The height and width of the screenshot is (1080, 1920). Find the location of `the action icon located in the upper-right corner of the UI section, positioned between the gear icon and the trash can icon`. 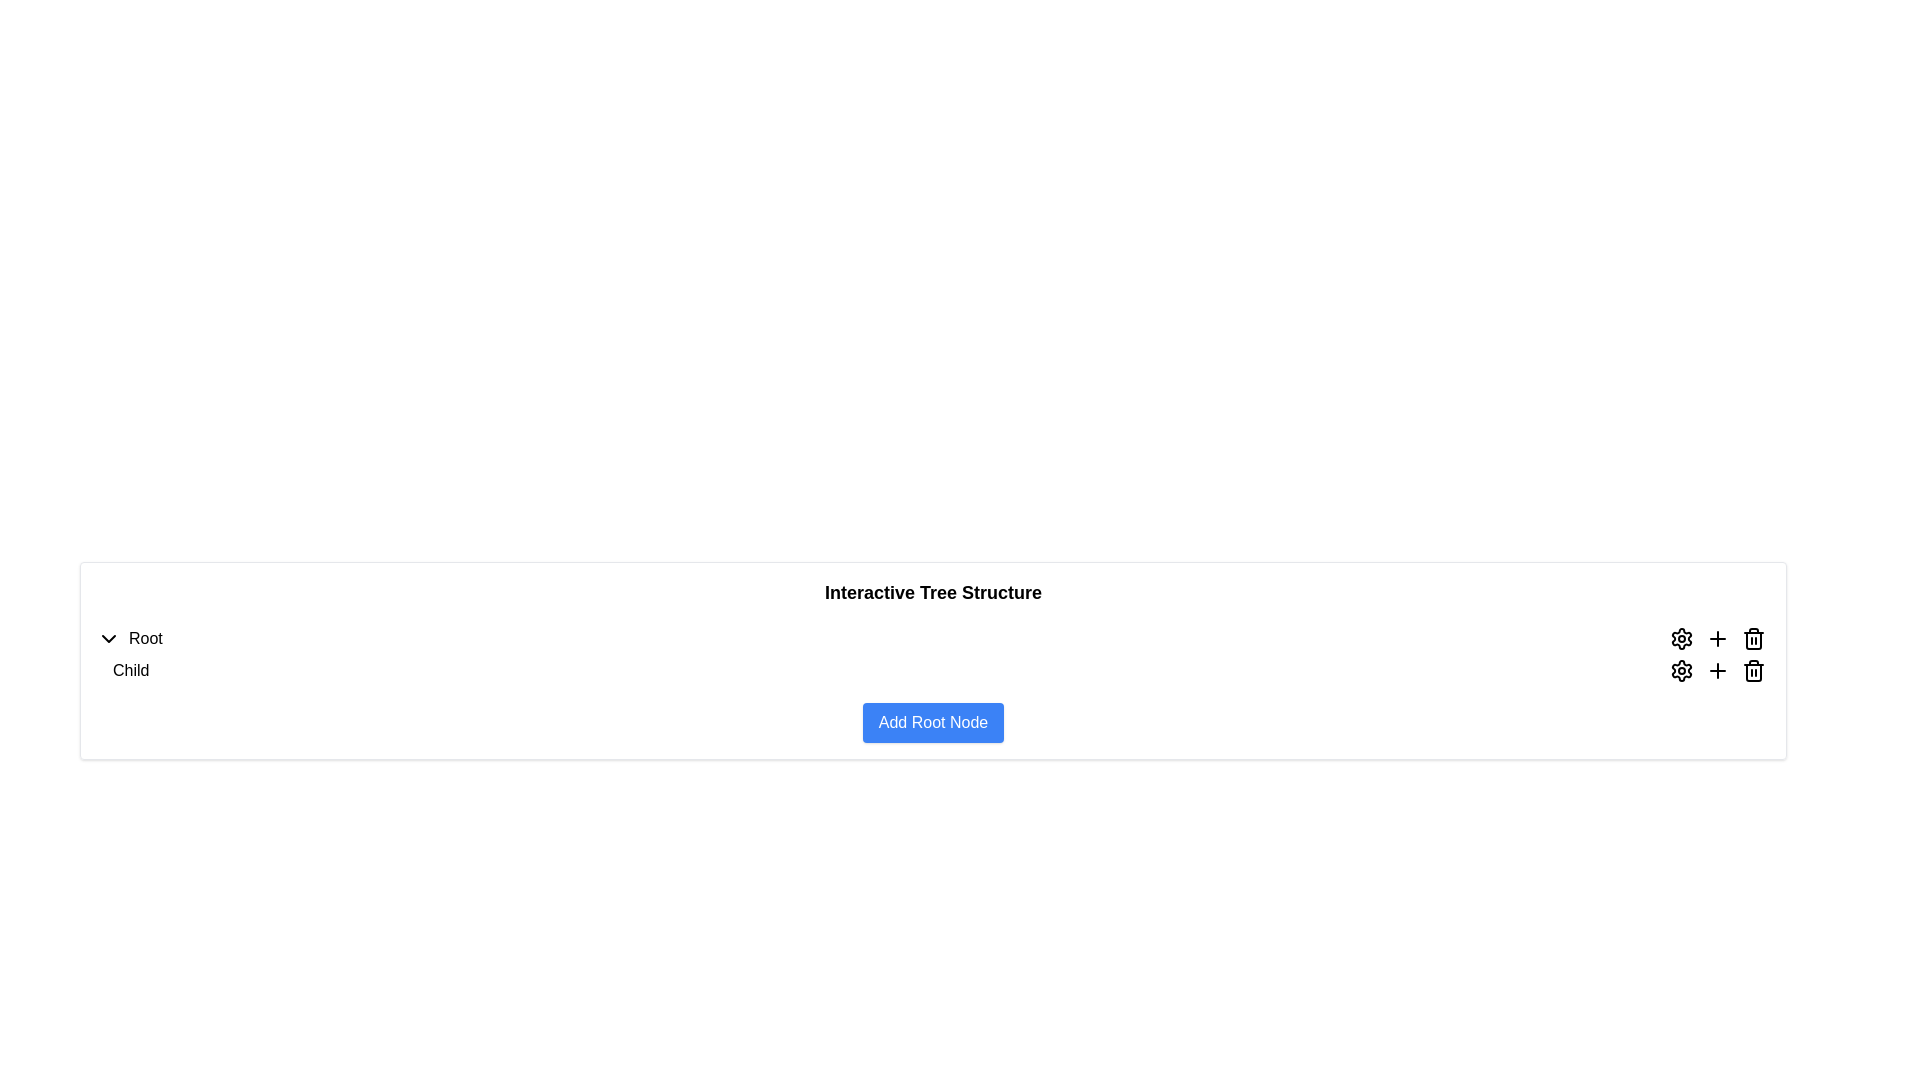

the action icon located in the upper-right corner of the UI section, positioned between the gear icon and the trash can icon is located at coordinates (1717, 671).